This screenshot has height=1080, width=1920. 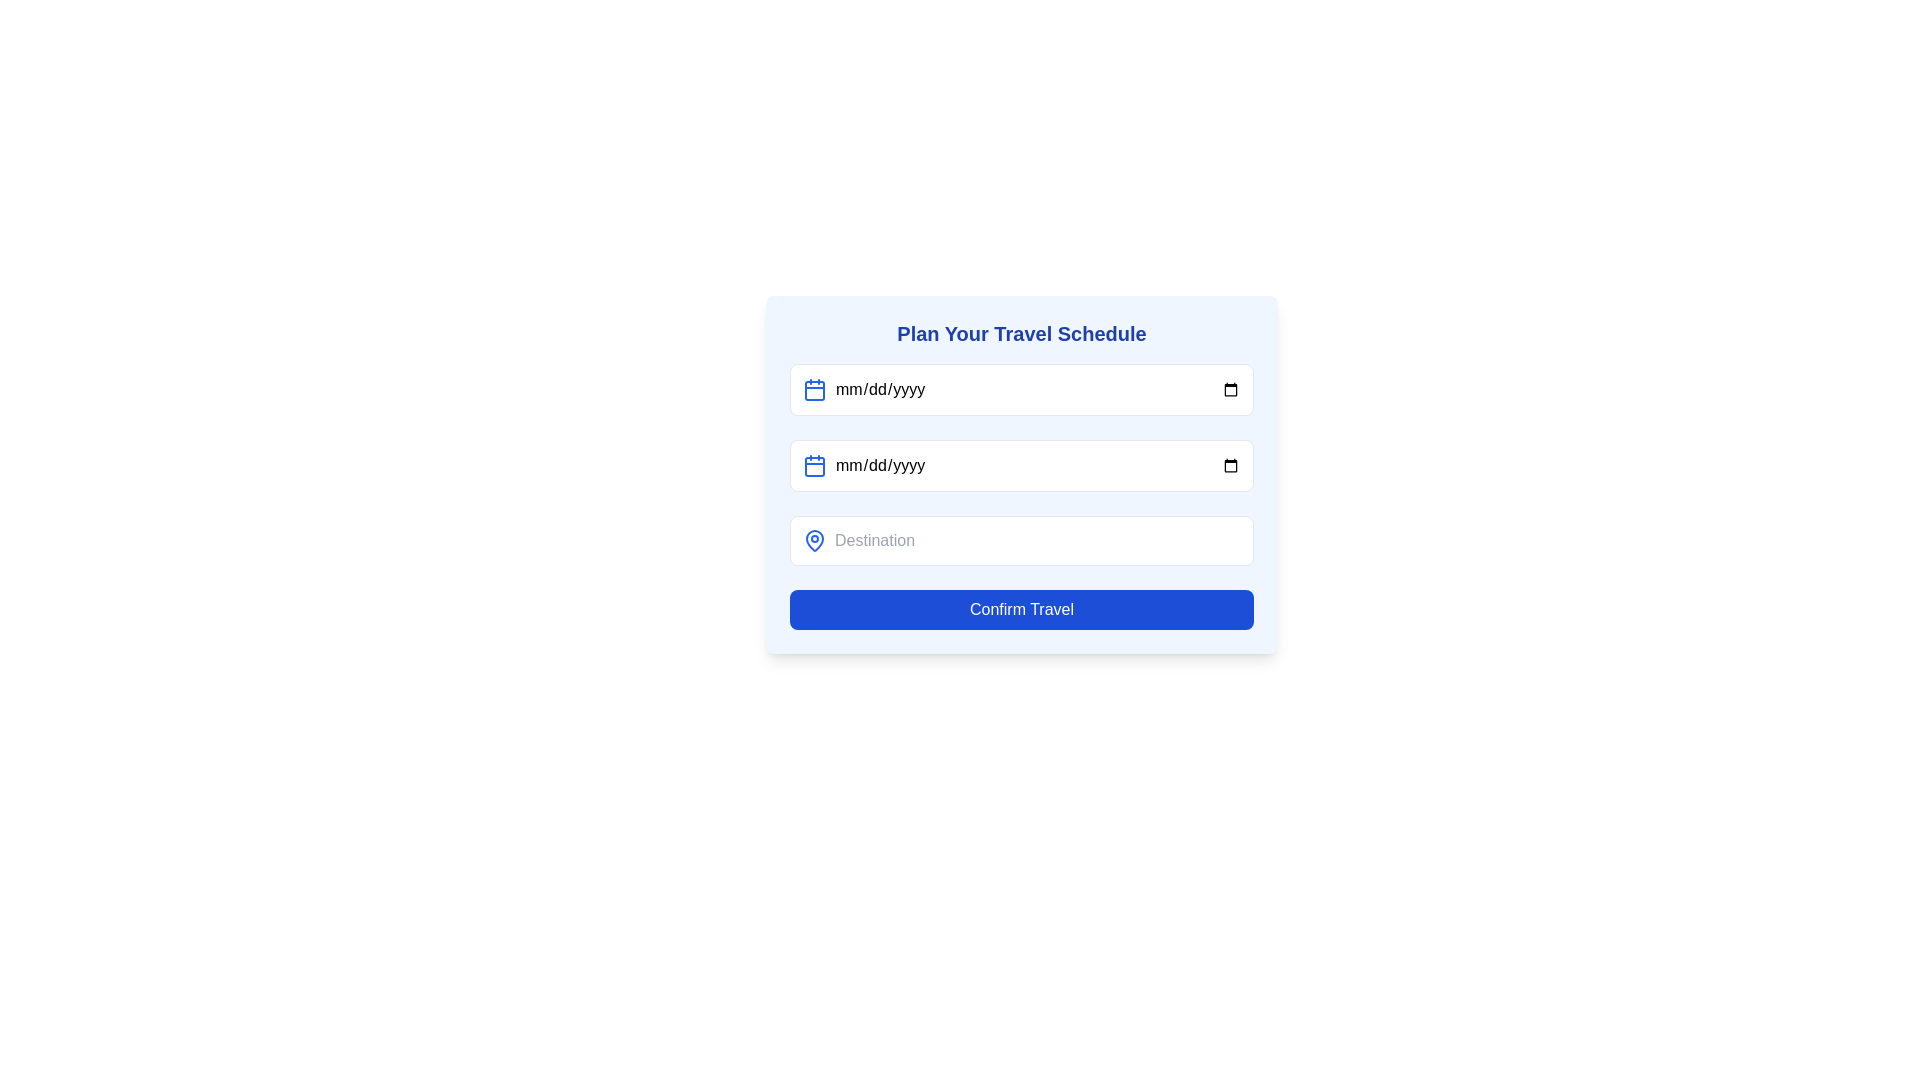 I want to click on the calendar icon with a blue outline, positioned to the far left next to the 'Start Date' text input field, so click(x=815, y=389).